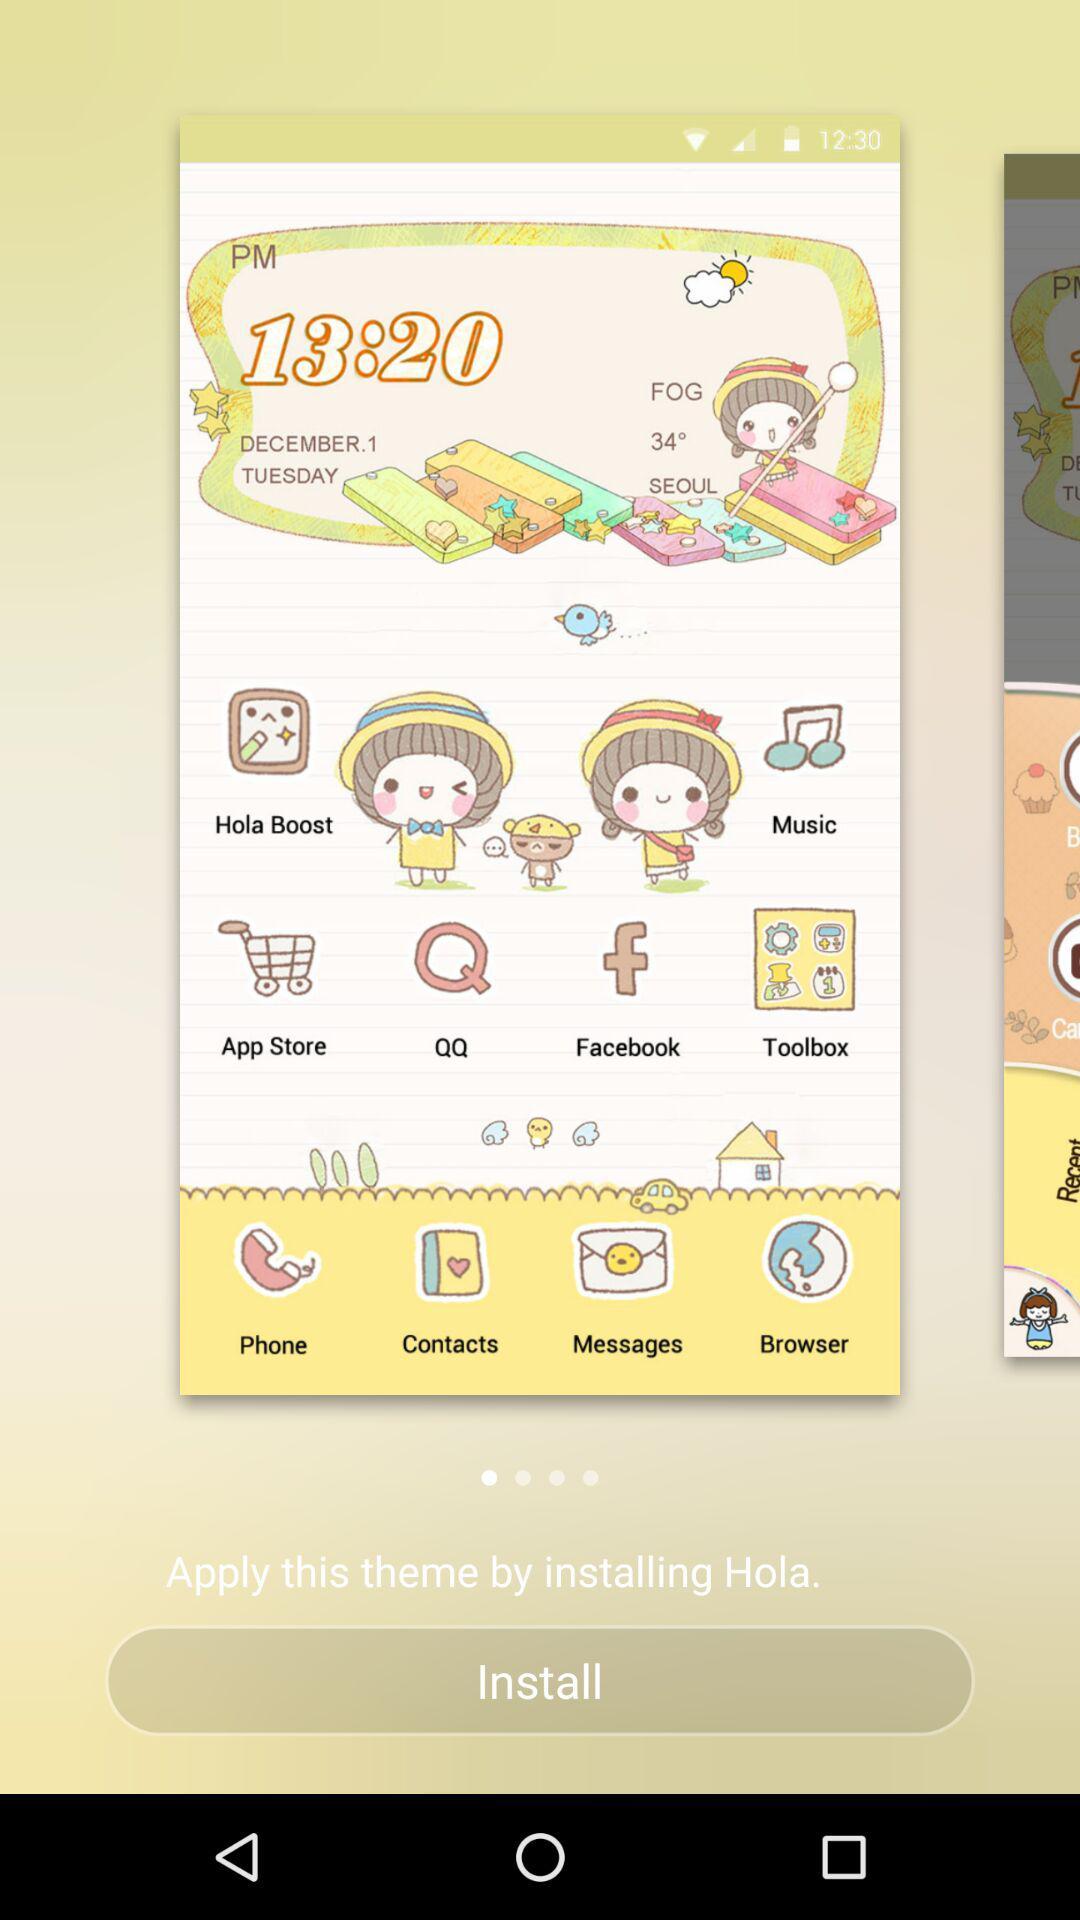 The height and width of the screenshot is (1920, 1080). I want to click on app above apply this theme app, so click(556, 1477).